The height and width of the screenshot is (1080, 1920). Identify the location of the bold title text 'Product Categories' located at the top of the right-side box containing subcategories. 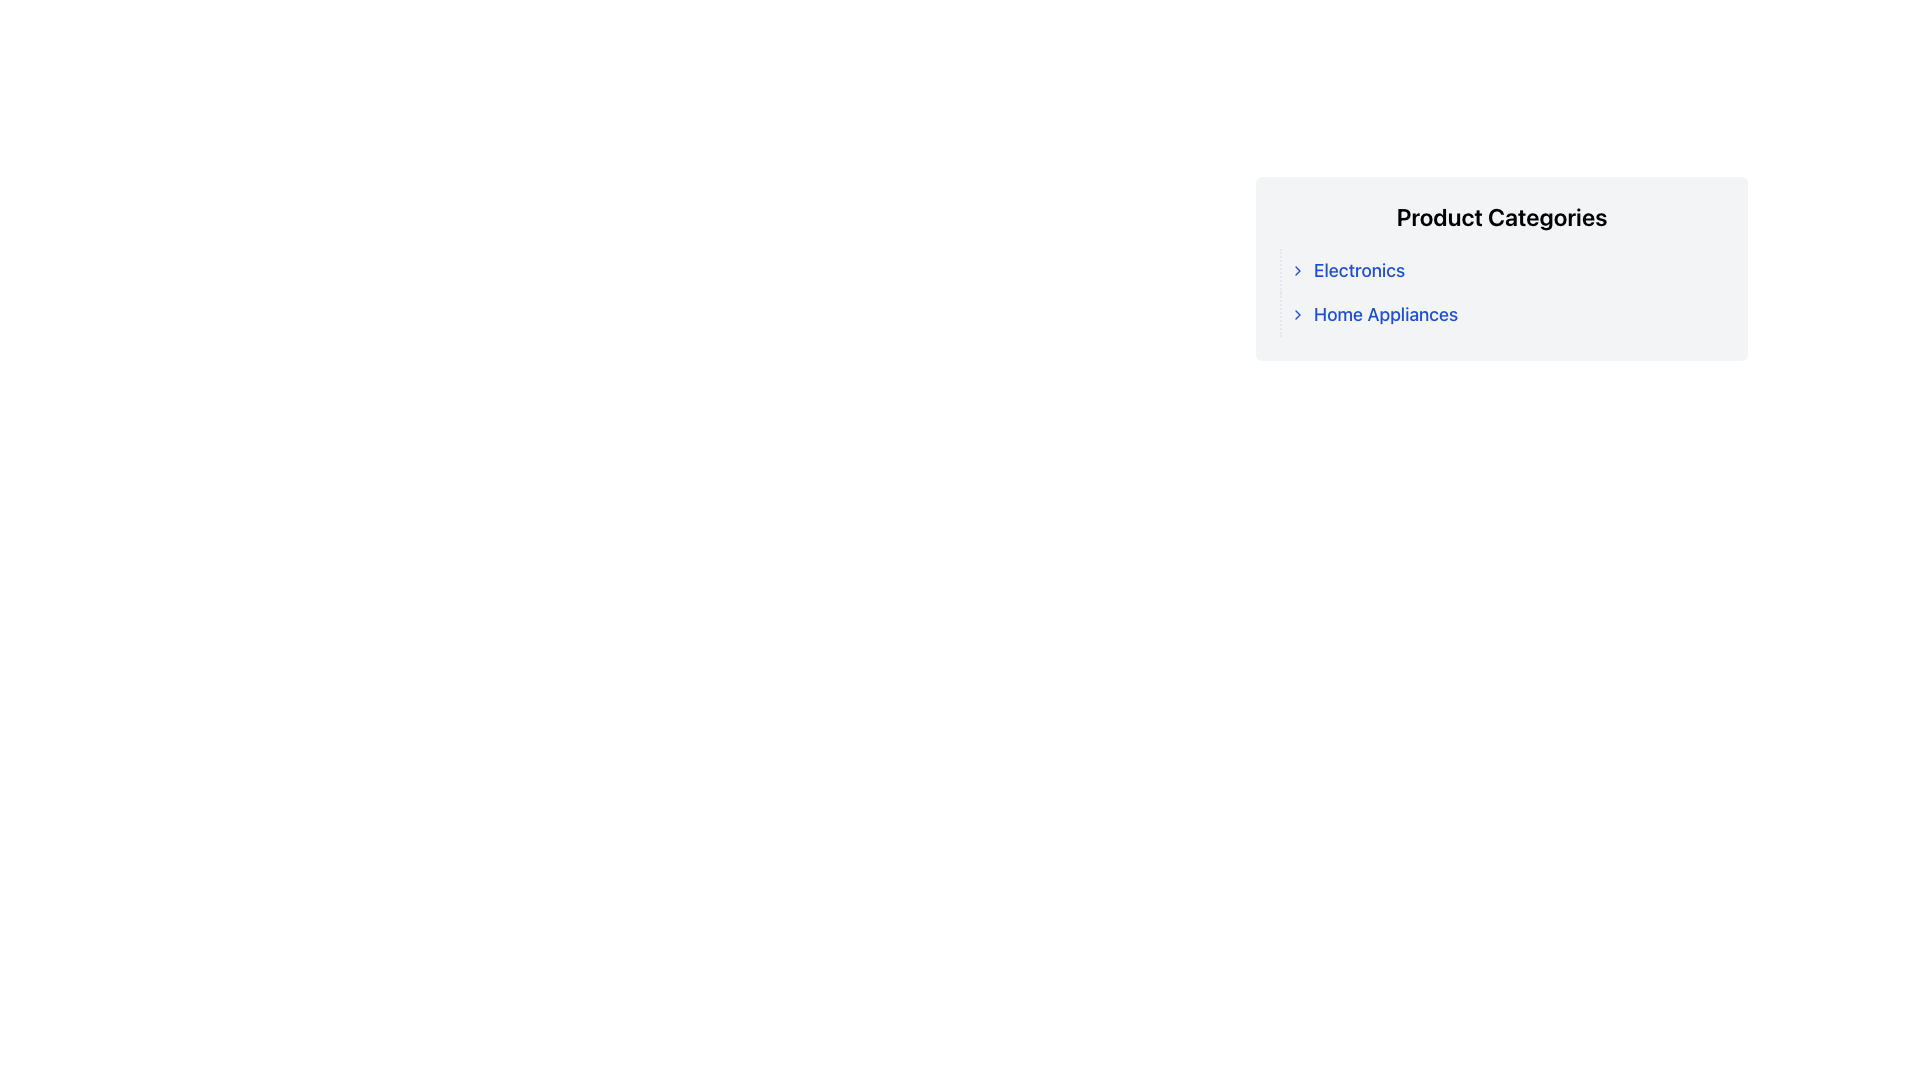
(1502, 216).